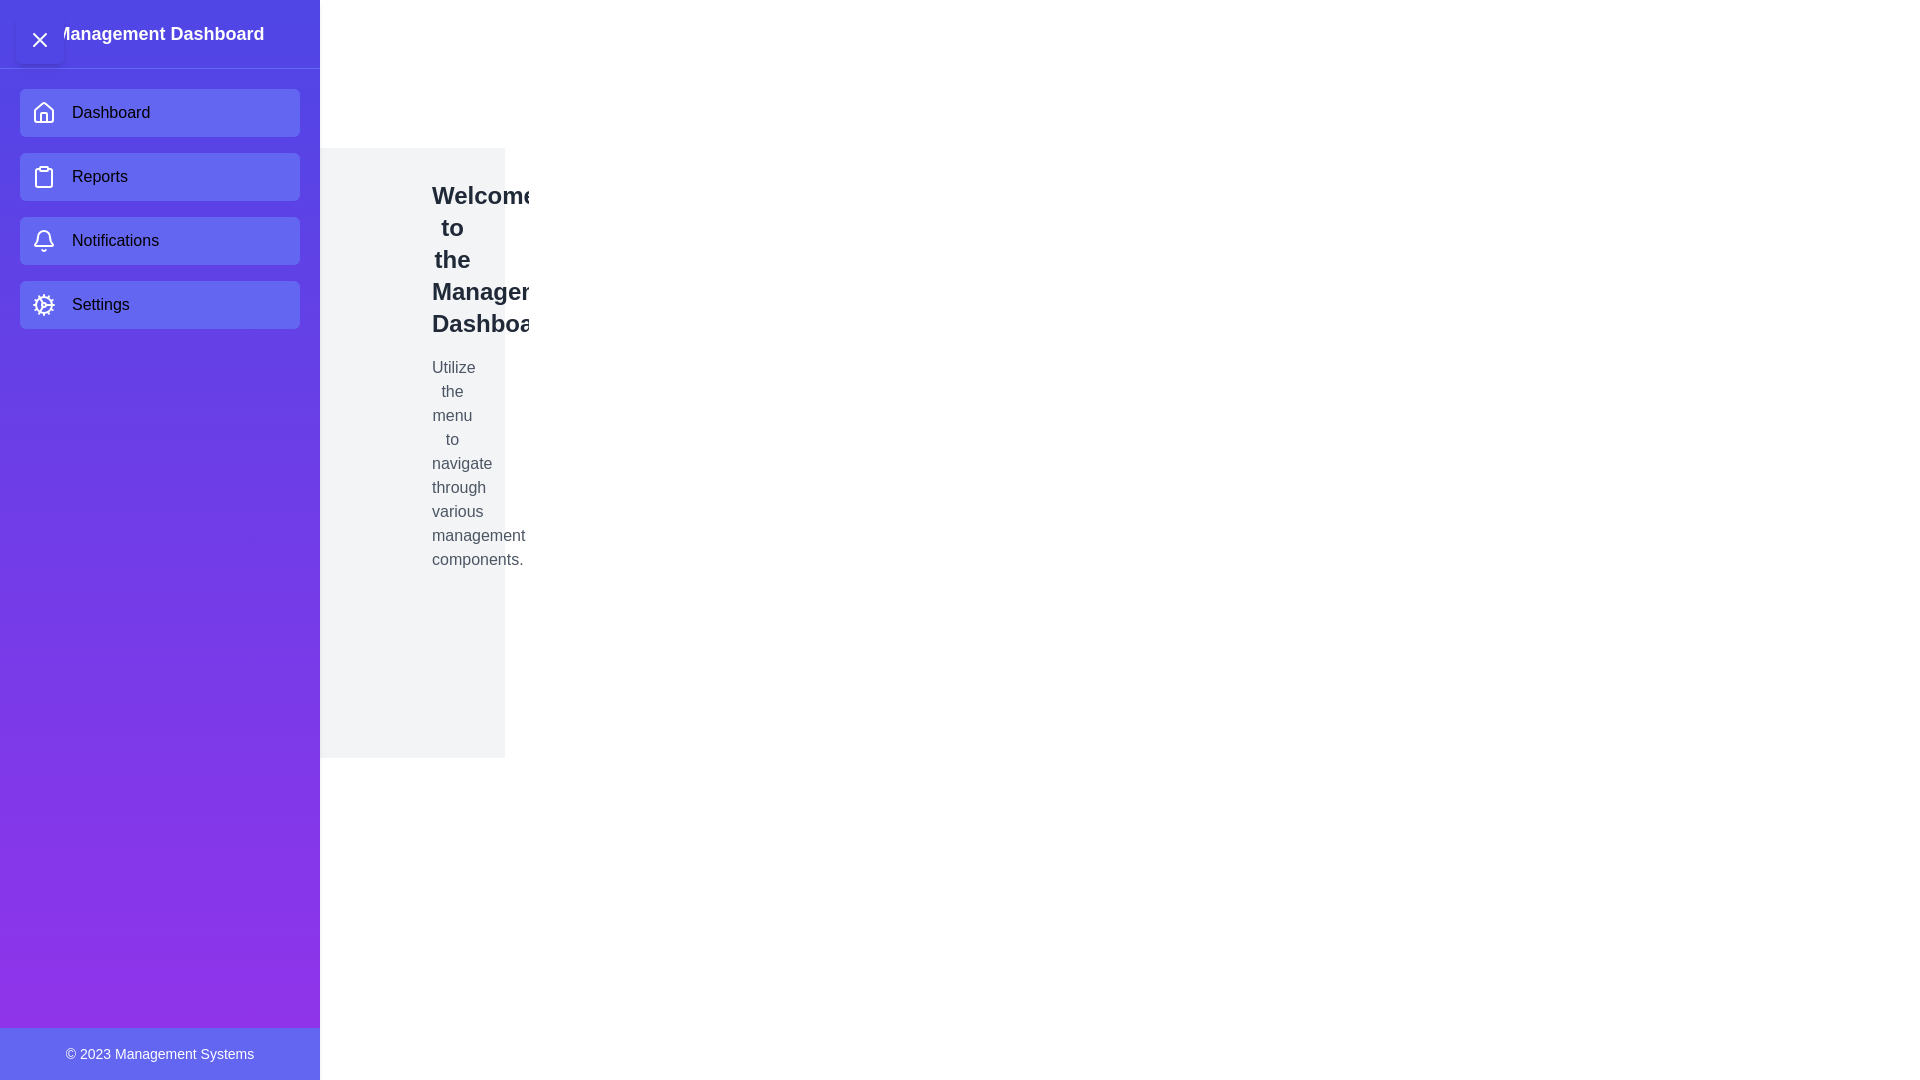  What do you see at coordinates (451, 463) in the screenshot?
I see `the instruction text element located below the title 'Welcome to the Management Dashboard' in the main content area` at bounding box center [451, 463].